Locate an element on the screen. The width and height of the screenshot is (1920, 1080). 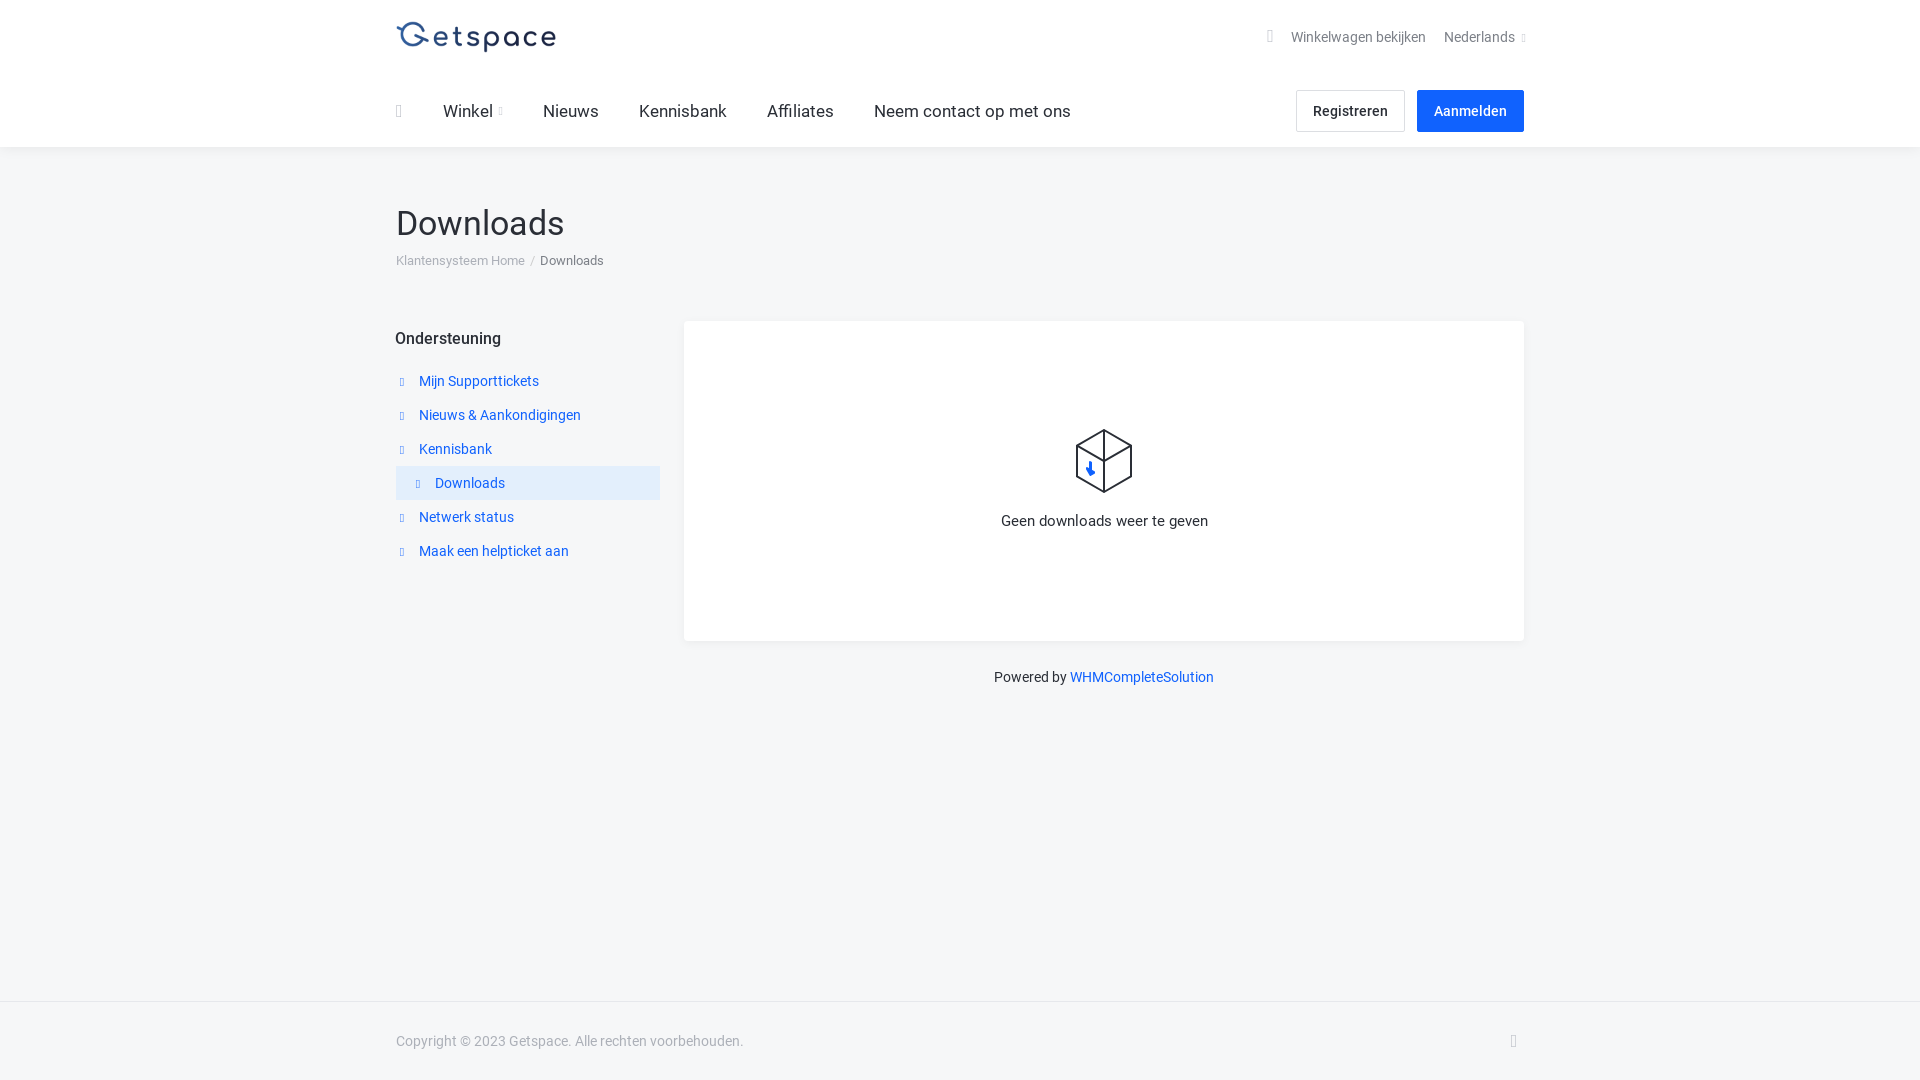
'Nederlands' is located at coordinates (1437, 37).